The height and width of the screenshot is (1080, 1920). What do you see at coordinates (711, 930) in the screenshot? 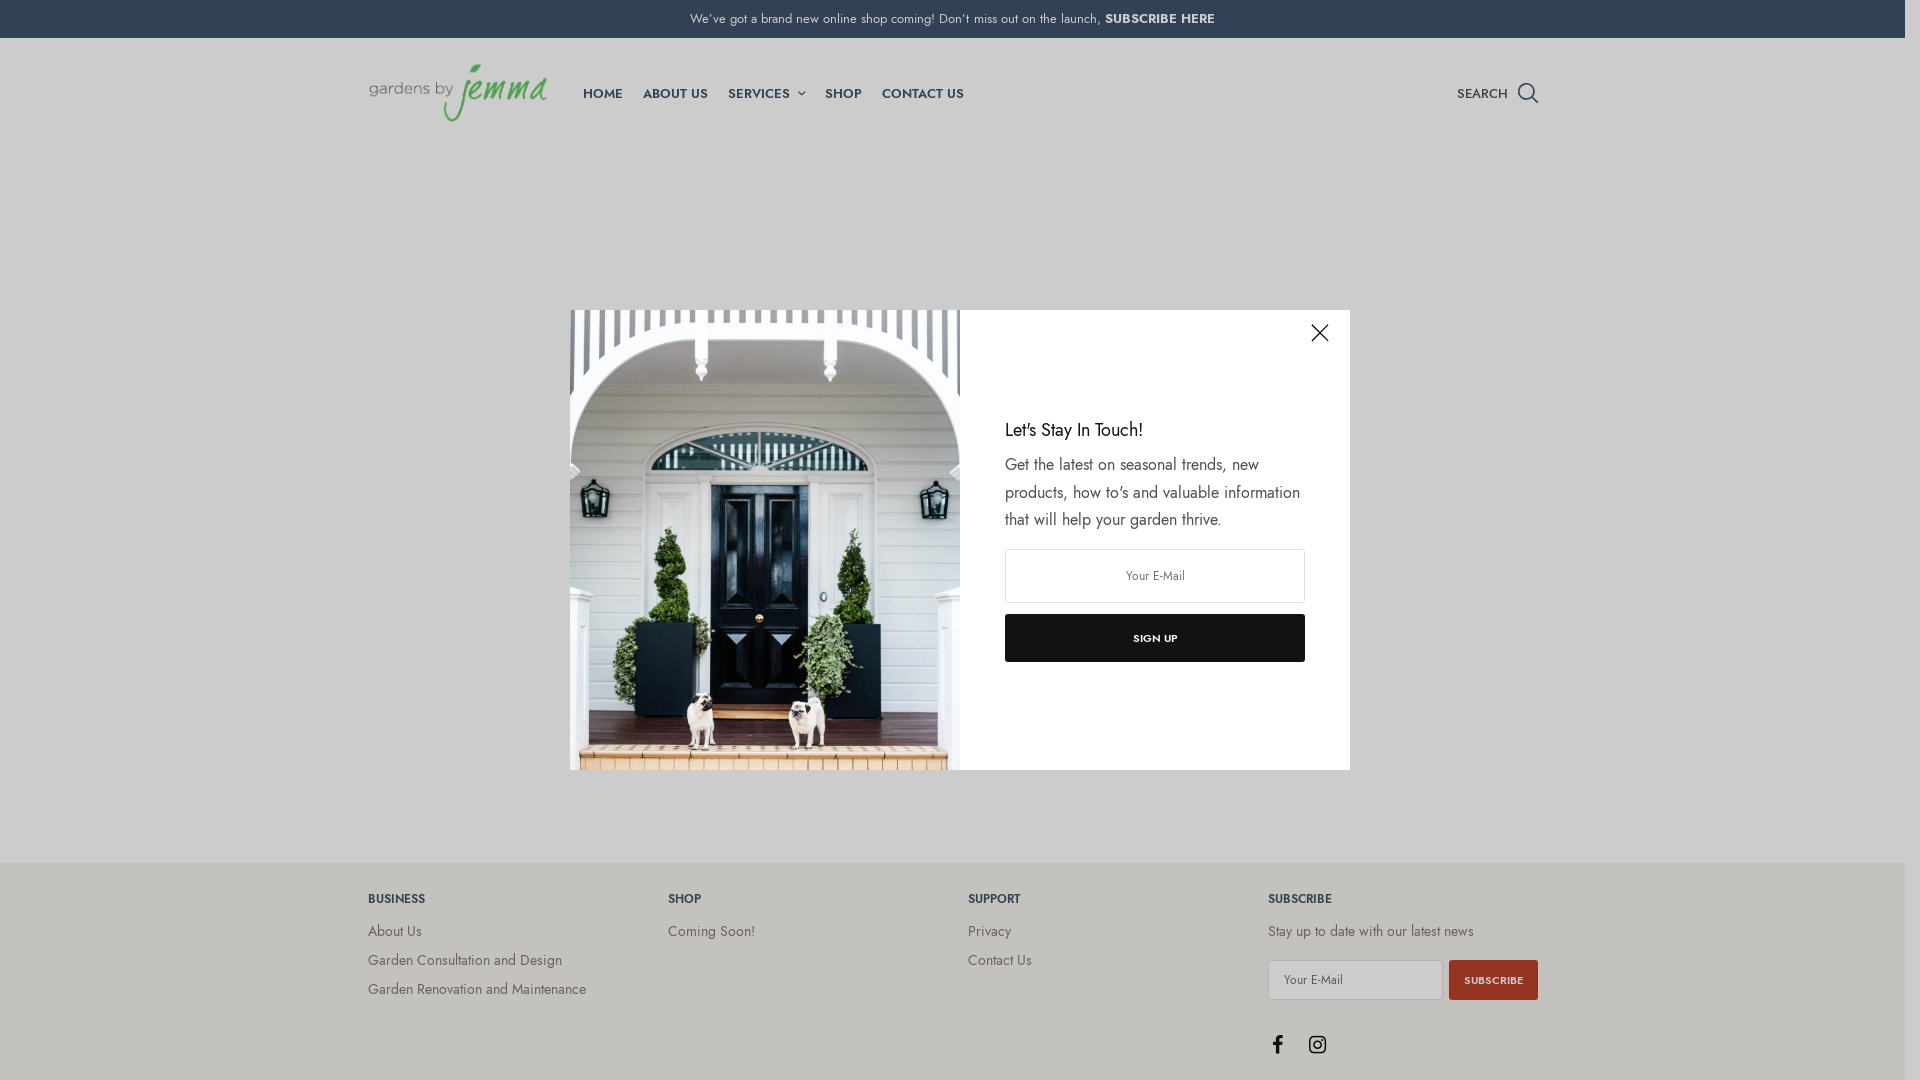
I see `'Coming Soon!'` at bounding box center [711, 930].